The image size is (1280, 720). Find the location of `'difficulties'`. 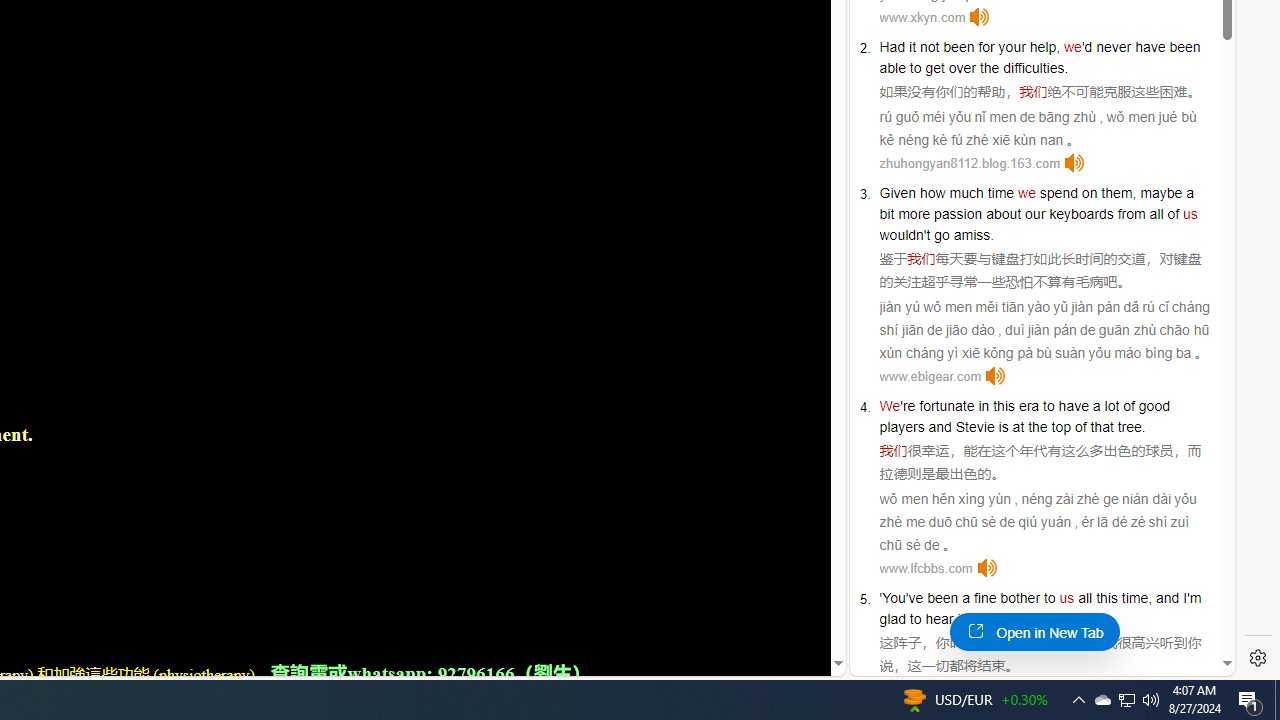

'difficulties' is located at coordinates (1034, 67).